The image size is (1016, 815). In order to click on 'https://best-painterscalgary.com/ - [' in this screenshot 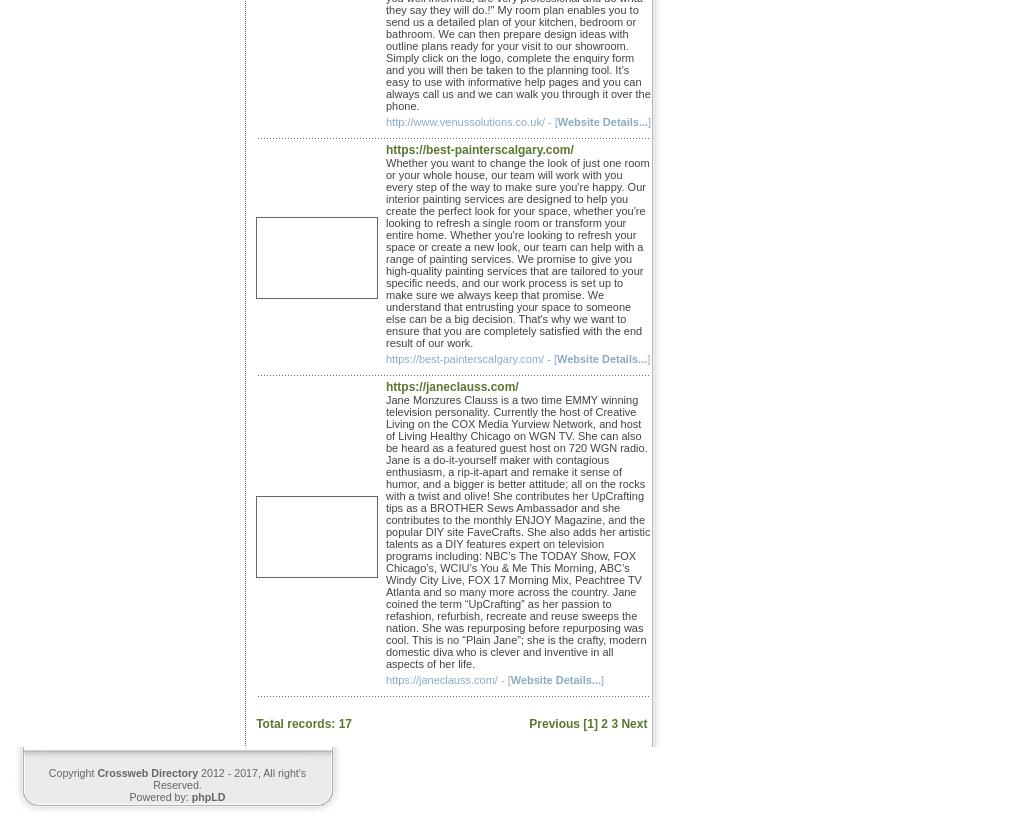, I will do `click(471, 358)`.